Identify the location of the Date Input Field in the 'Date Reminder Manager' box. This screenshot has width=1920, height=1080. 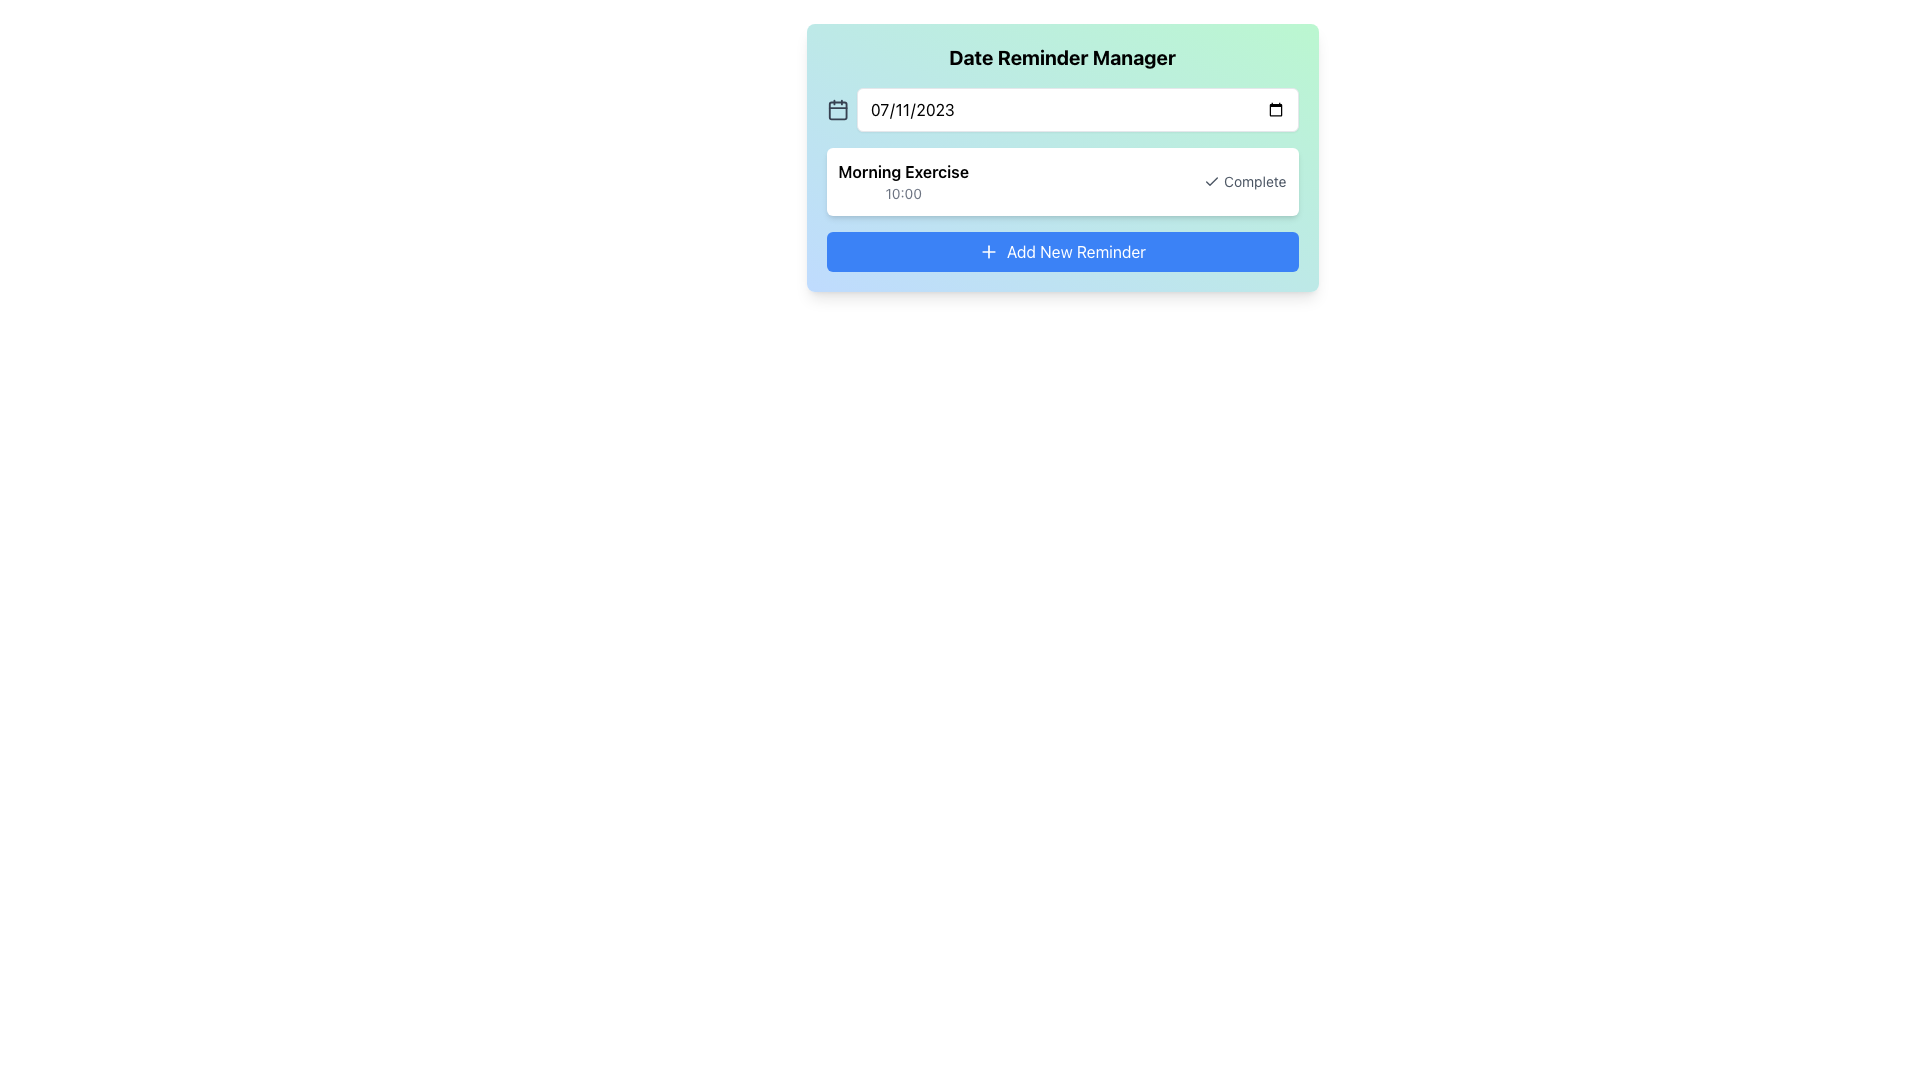
(1076, 110).